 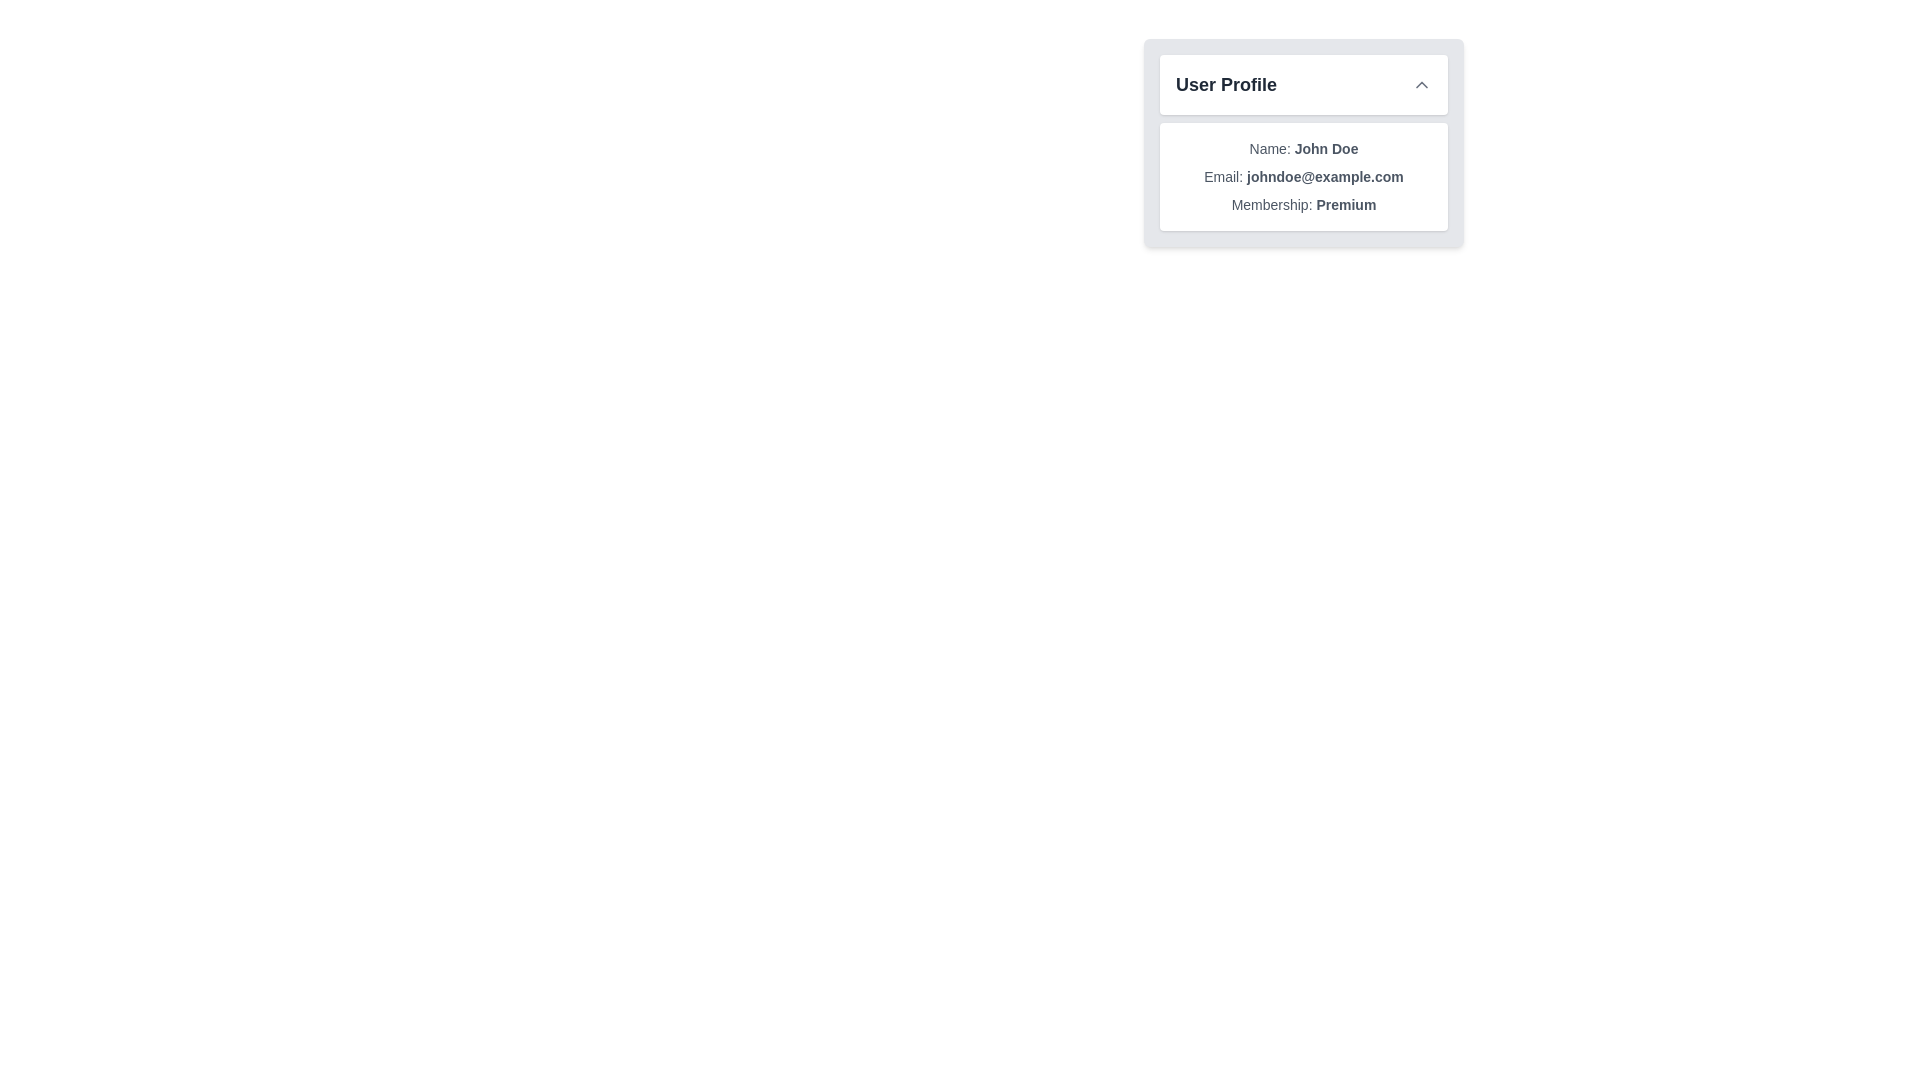 I want to click on the chevron icon located at the top-right corner of the 'User Profile' header section, so click(x=1420, y=83).